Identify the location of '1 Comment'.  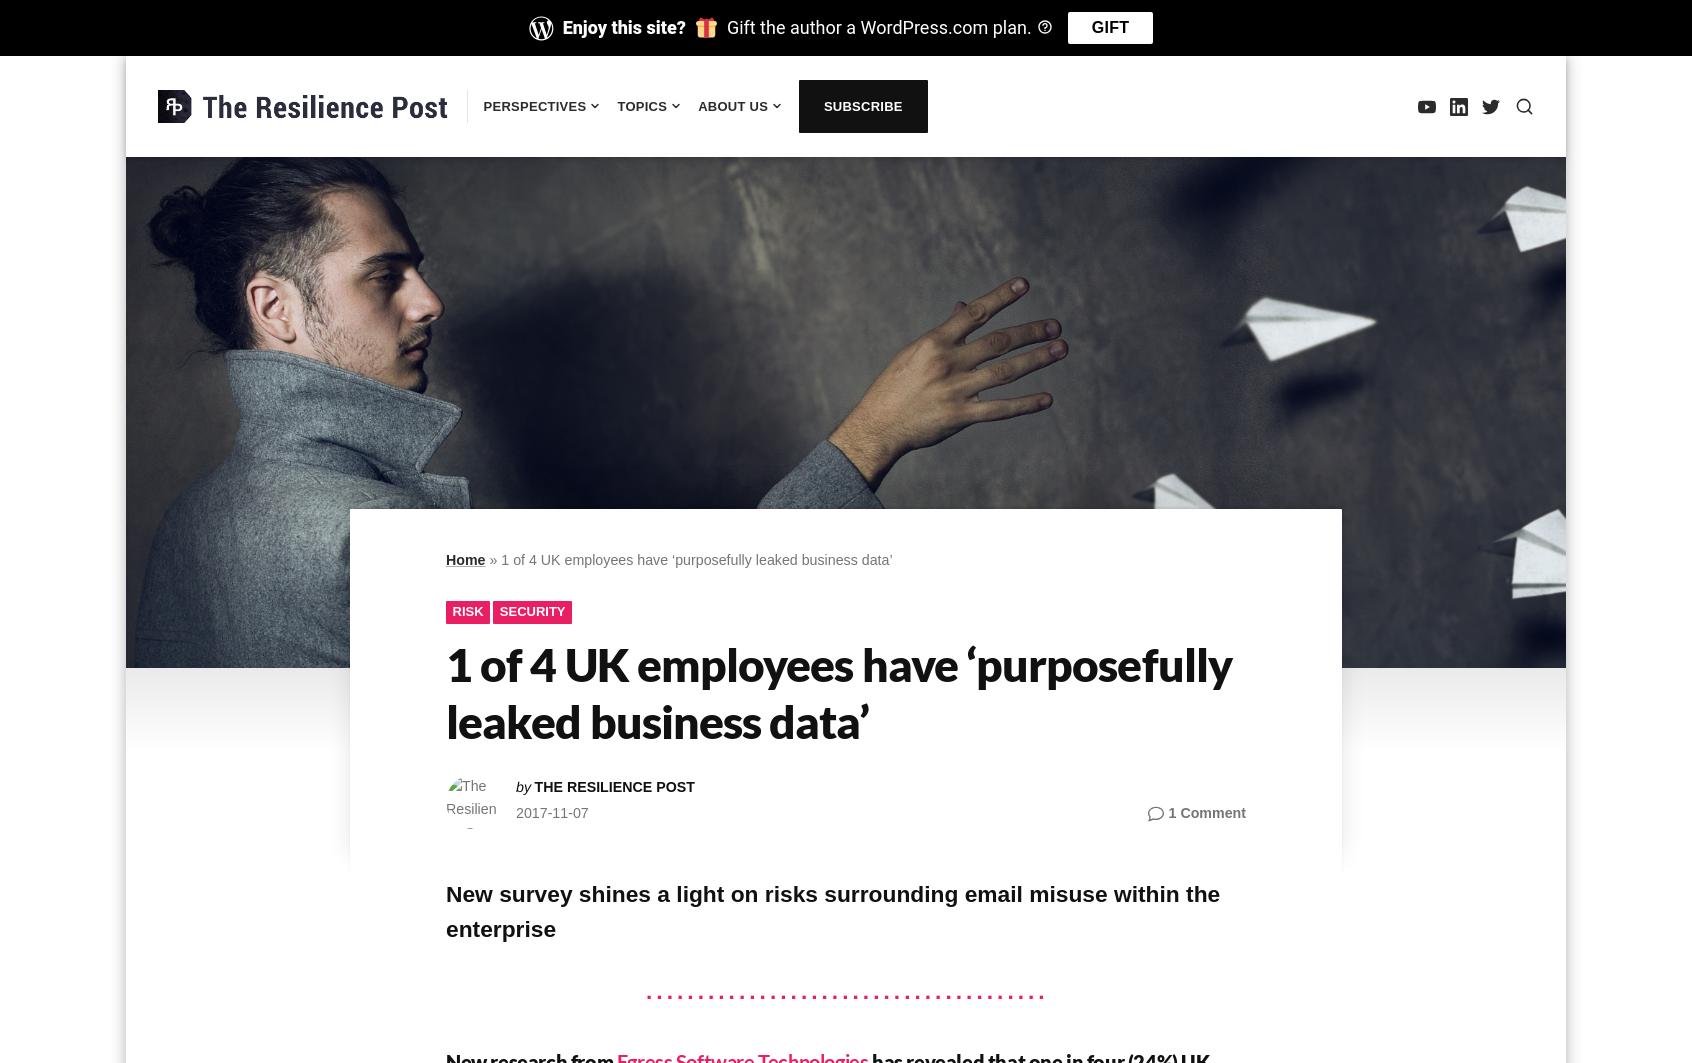
(1166, 811).